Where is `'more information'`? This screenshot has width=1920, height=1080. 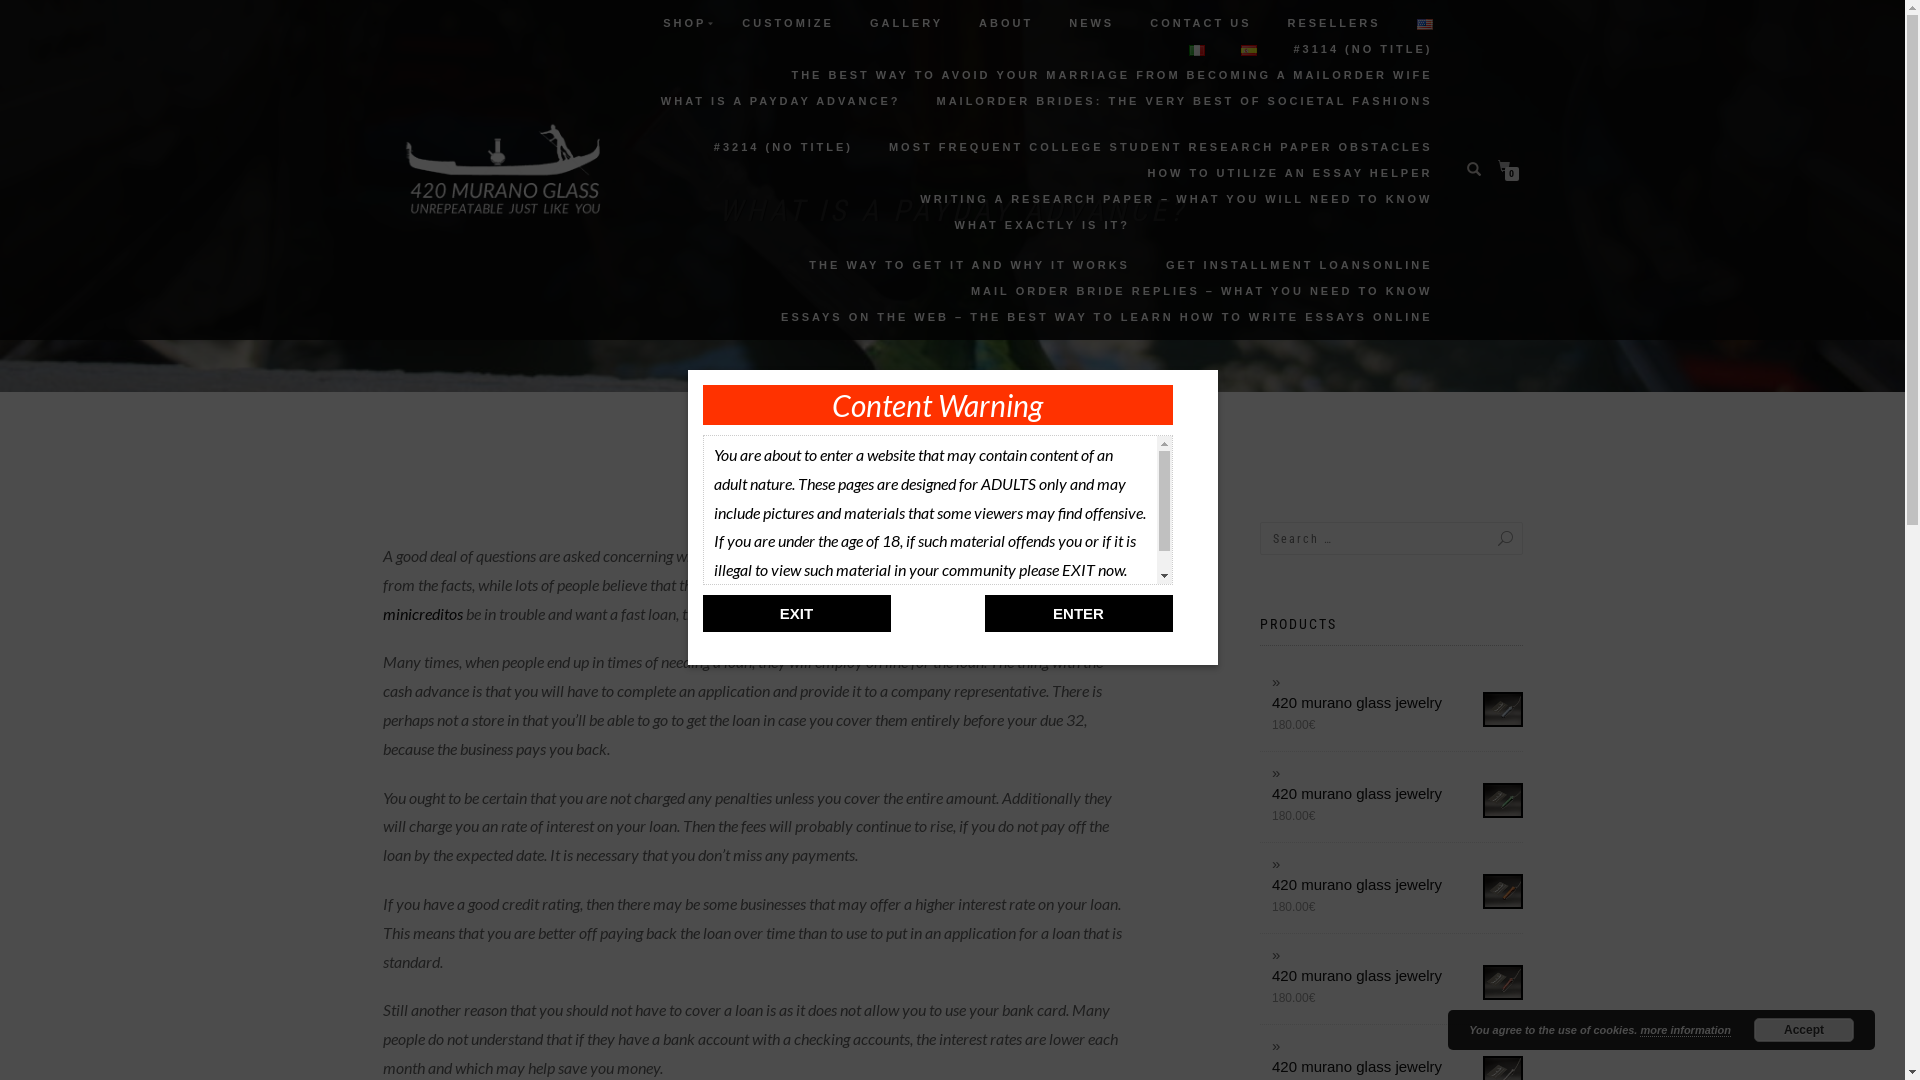
'more information' is located at coordinates (1683, 1030).